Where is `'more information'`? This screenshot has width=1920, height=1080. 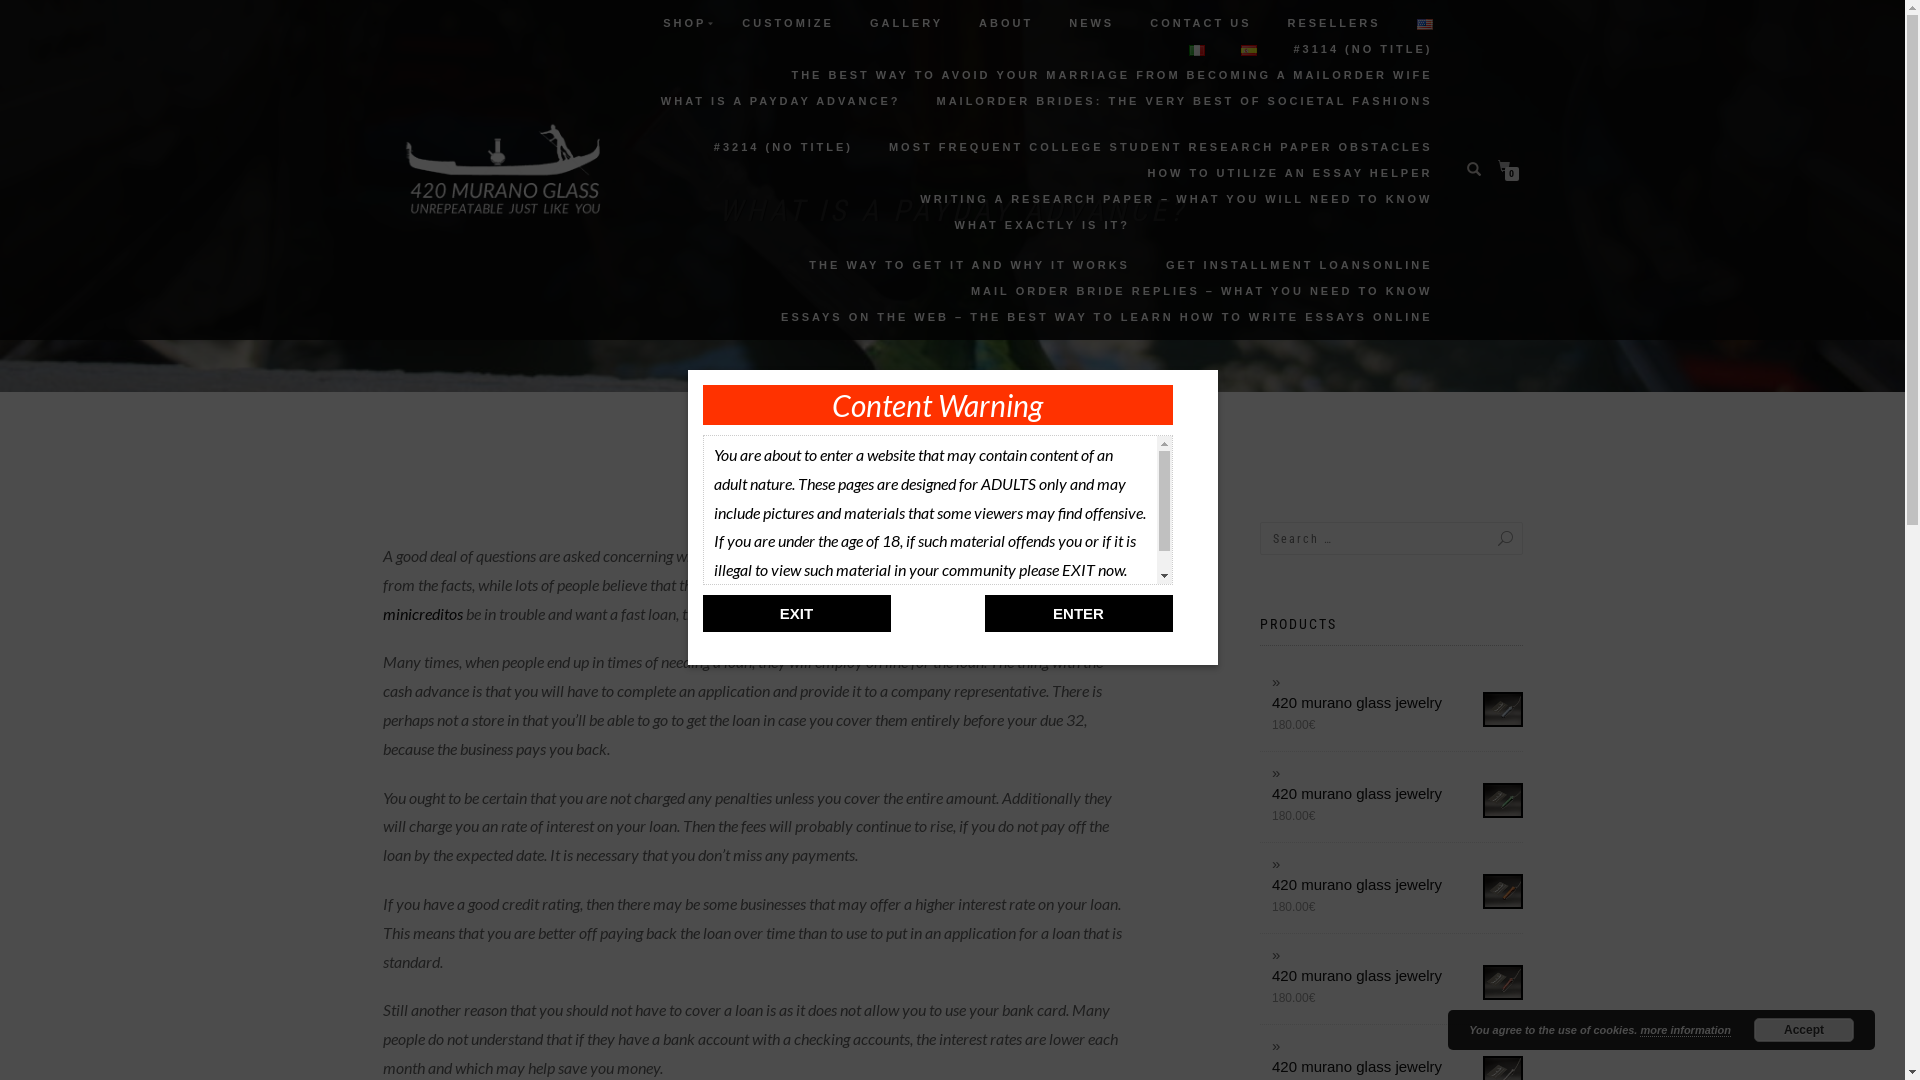
'more information' is located at coordinates (1683, 1030).